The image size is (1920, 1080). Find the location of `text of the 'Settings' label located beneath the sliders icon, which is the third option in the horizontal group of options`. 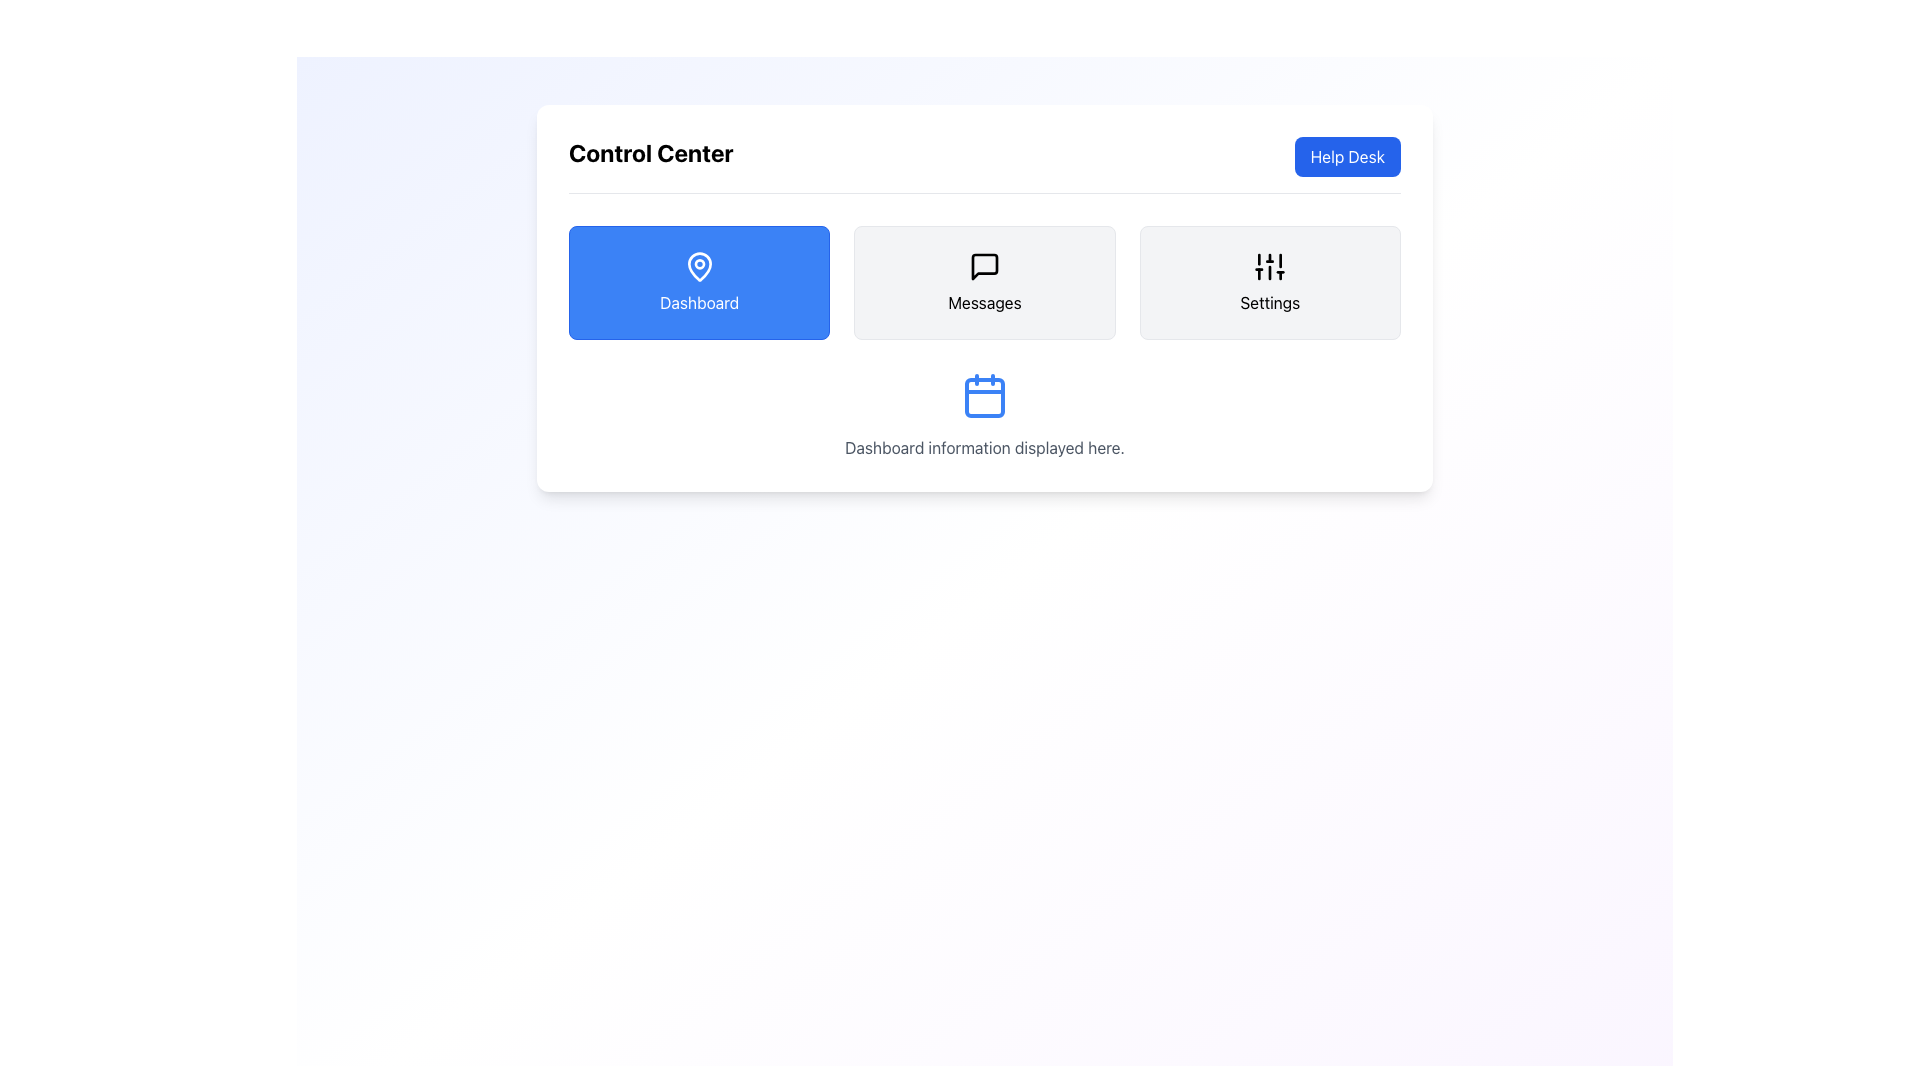

text of the 'Settings' label located beneath the sliders icon, which is the third option in the horizontal group of options is located at coordinates (1269, 303).